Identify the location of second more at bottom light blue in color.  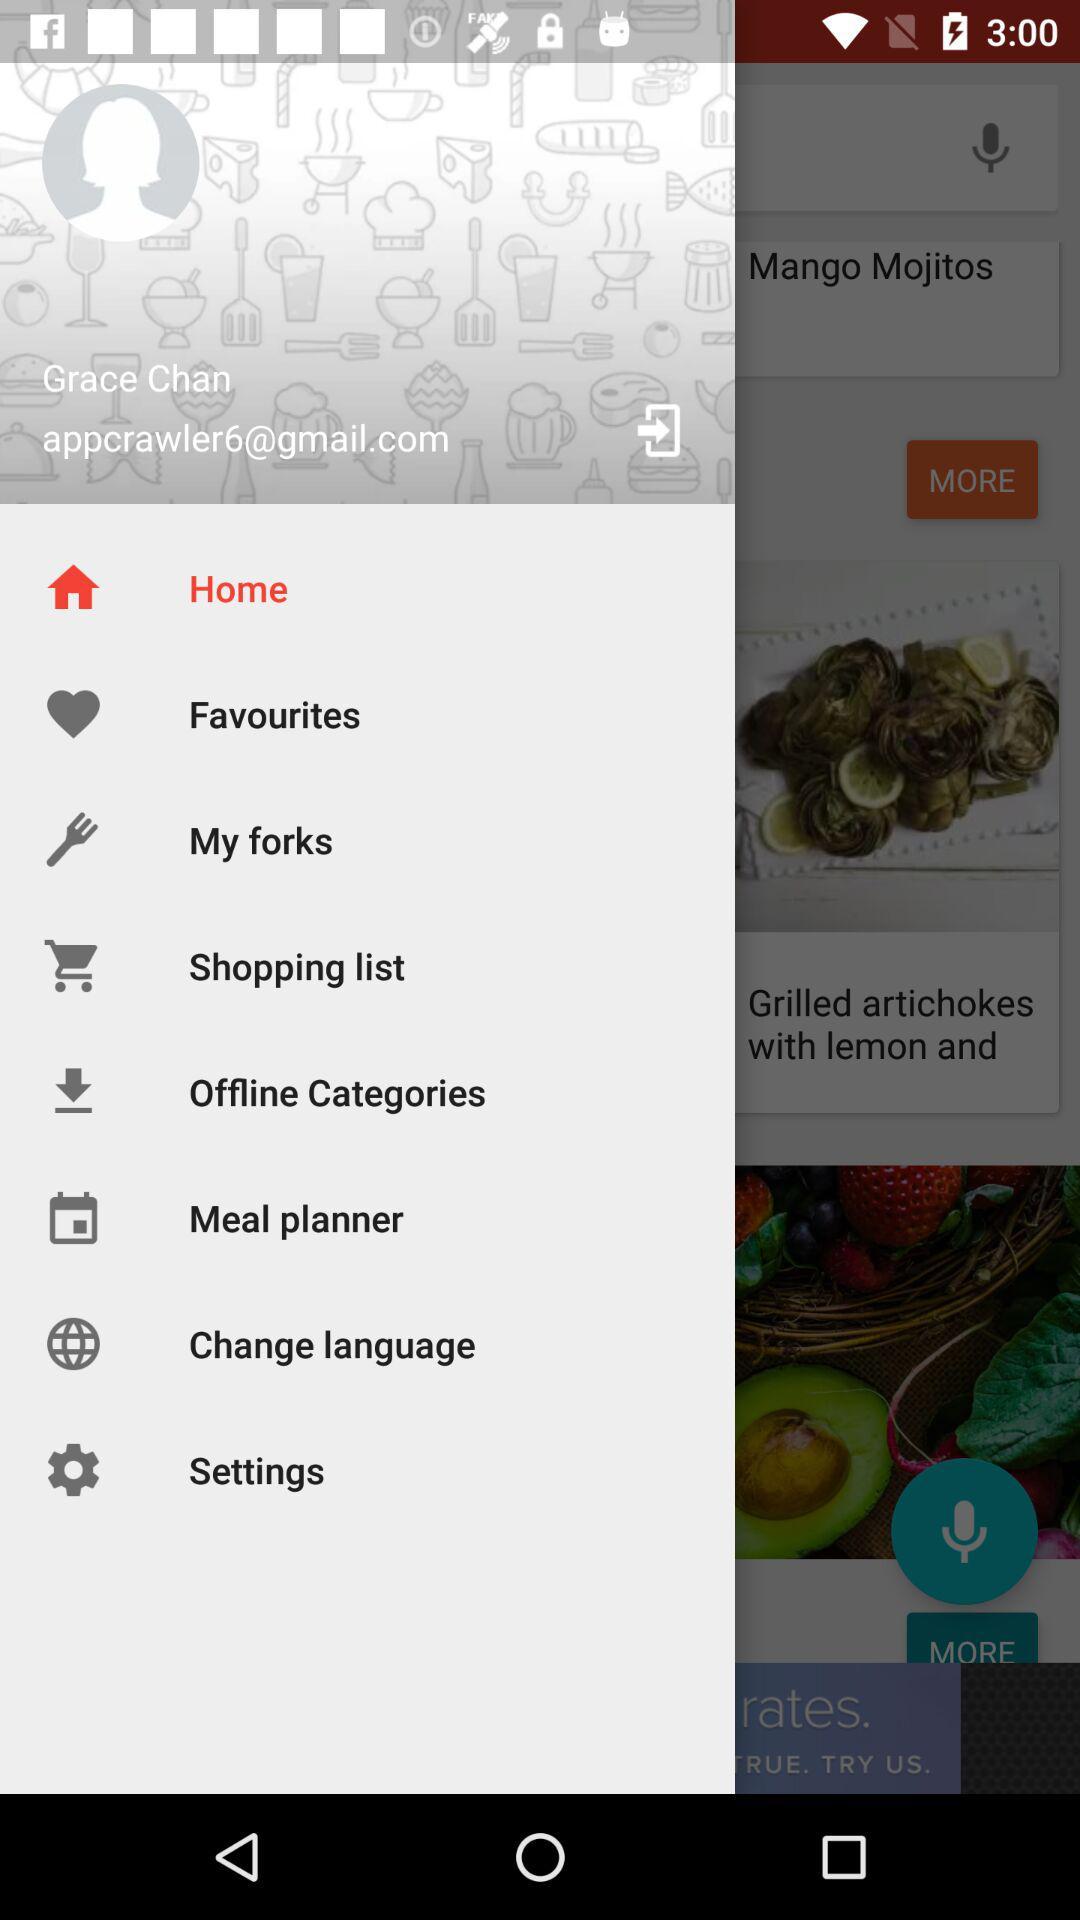
(971, 1637).